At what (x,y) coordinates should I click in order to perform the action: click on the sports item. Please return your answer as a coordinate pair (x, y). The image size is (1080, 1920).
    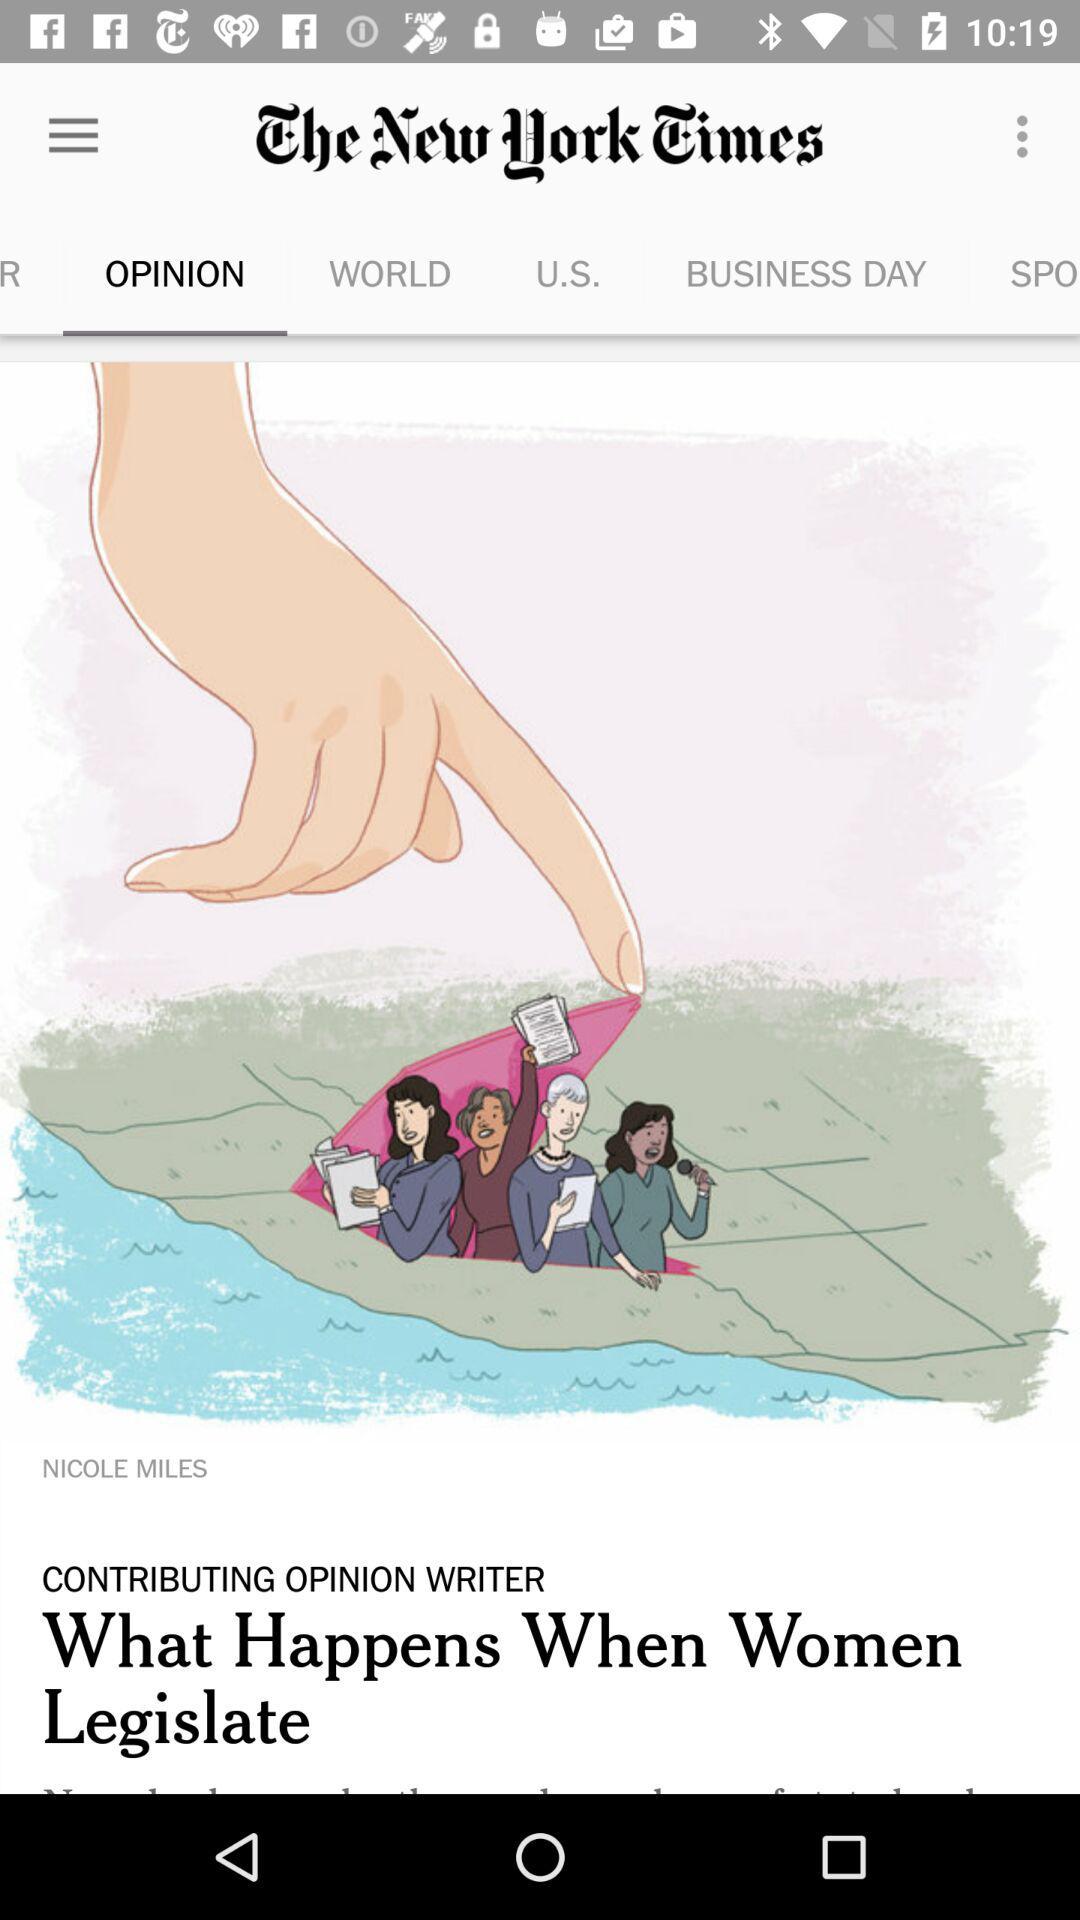
    Looking at the image, I should click on (1024, 272).